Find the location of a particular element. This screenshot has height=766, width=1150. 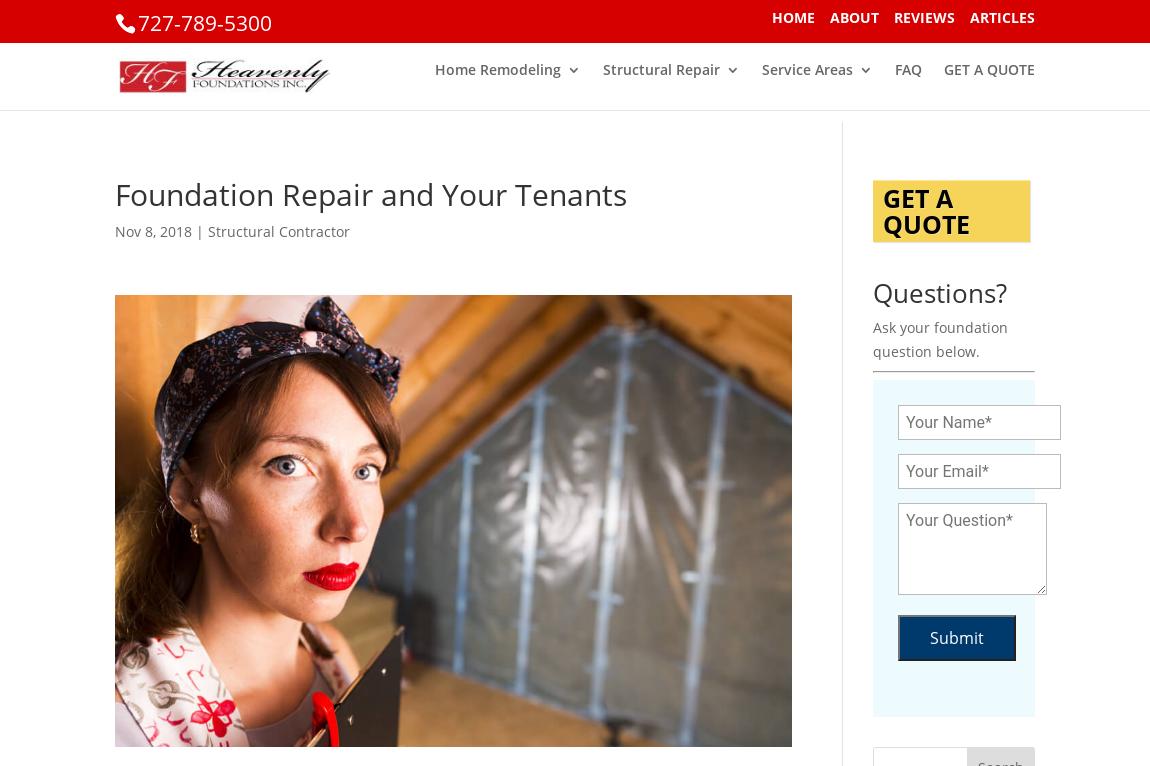

'Truss Repairs' is located at coordinates (520, 164).